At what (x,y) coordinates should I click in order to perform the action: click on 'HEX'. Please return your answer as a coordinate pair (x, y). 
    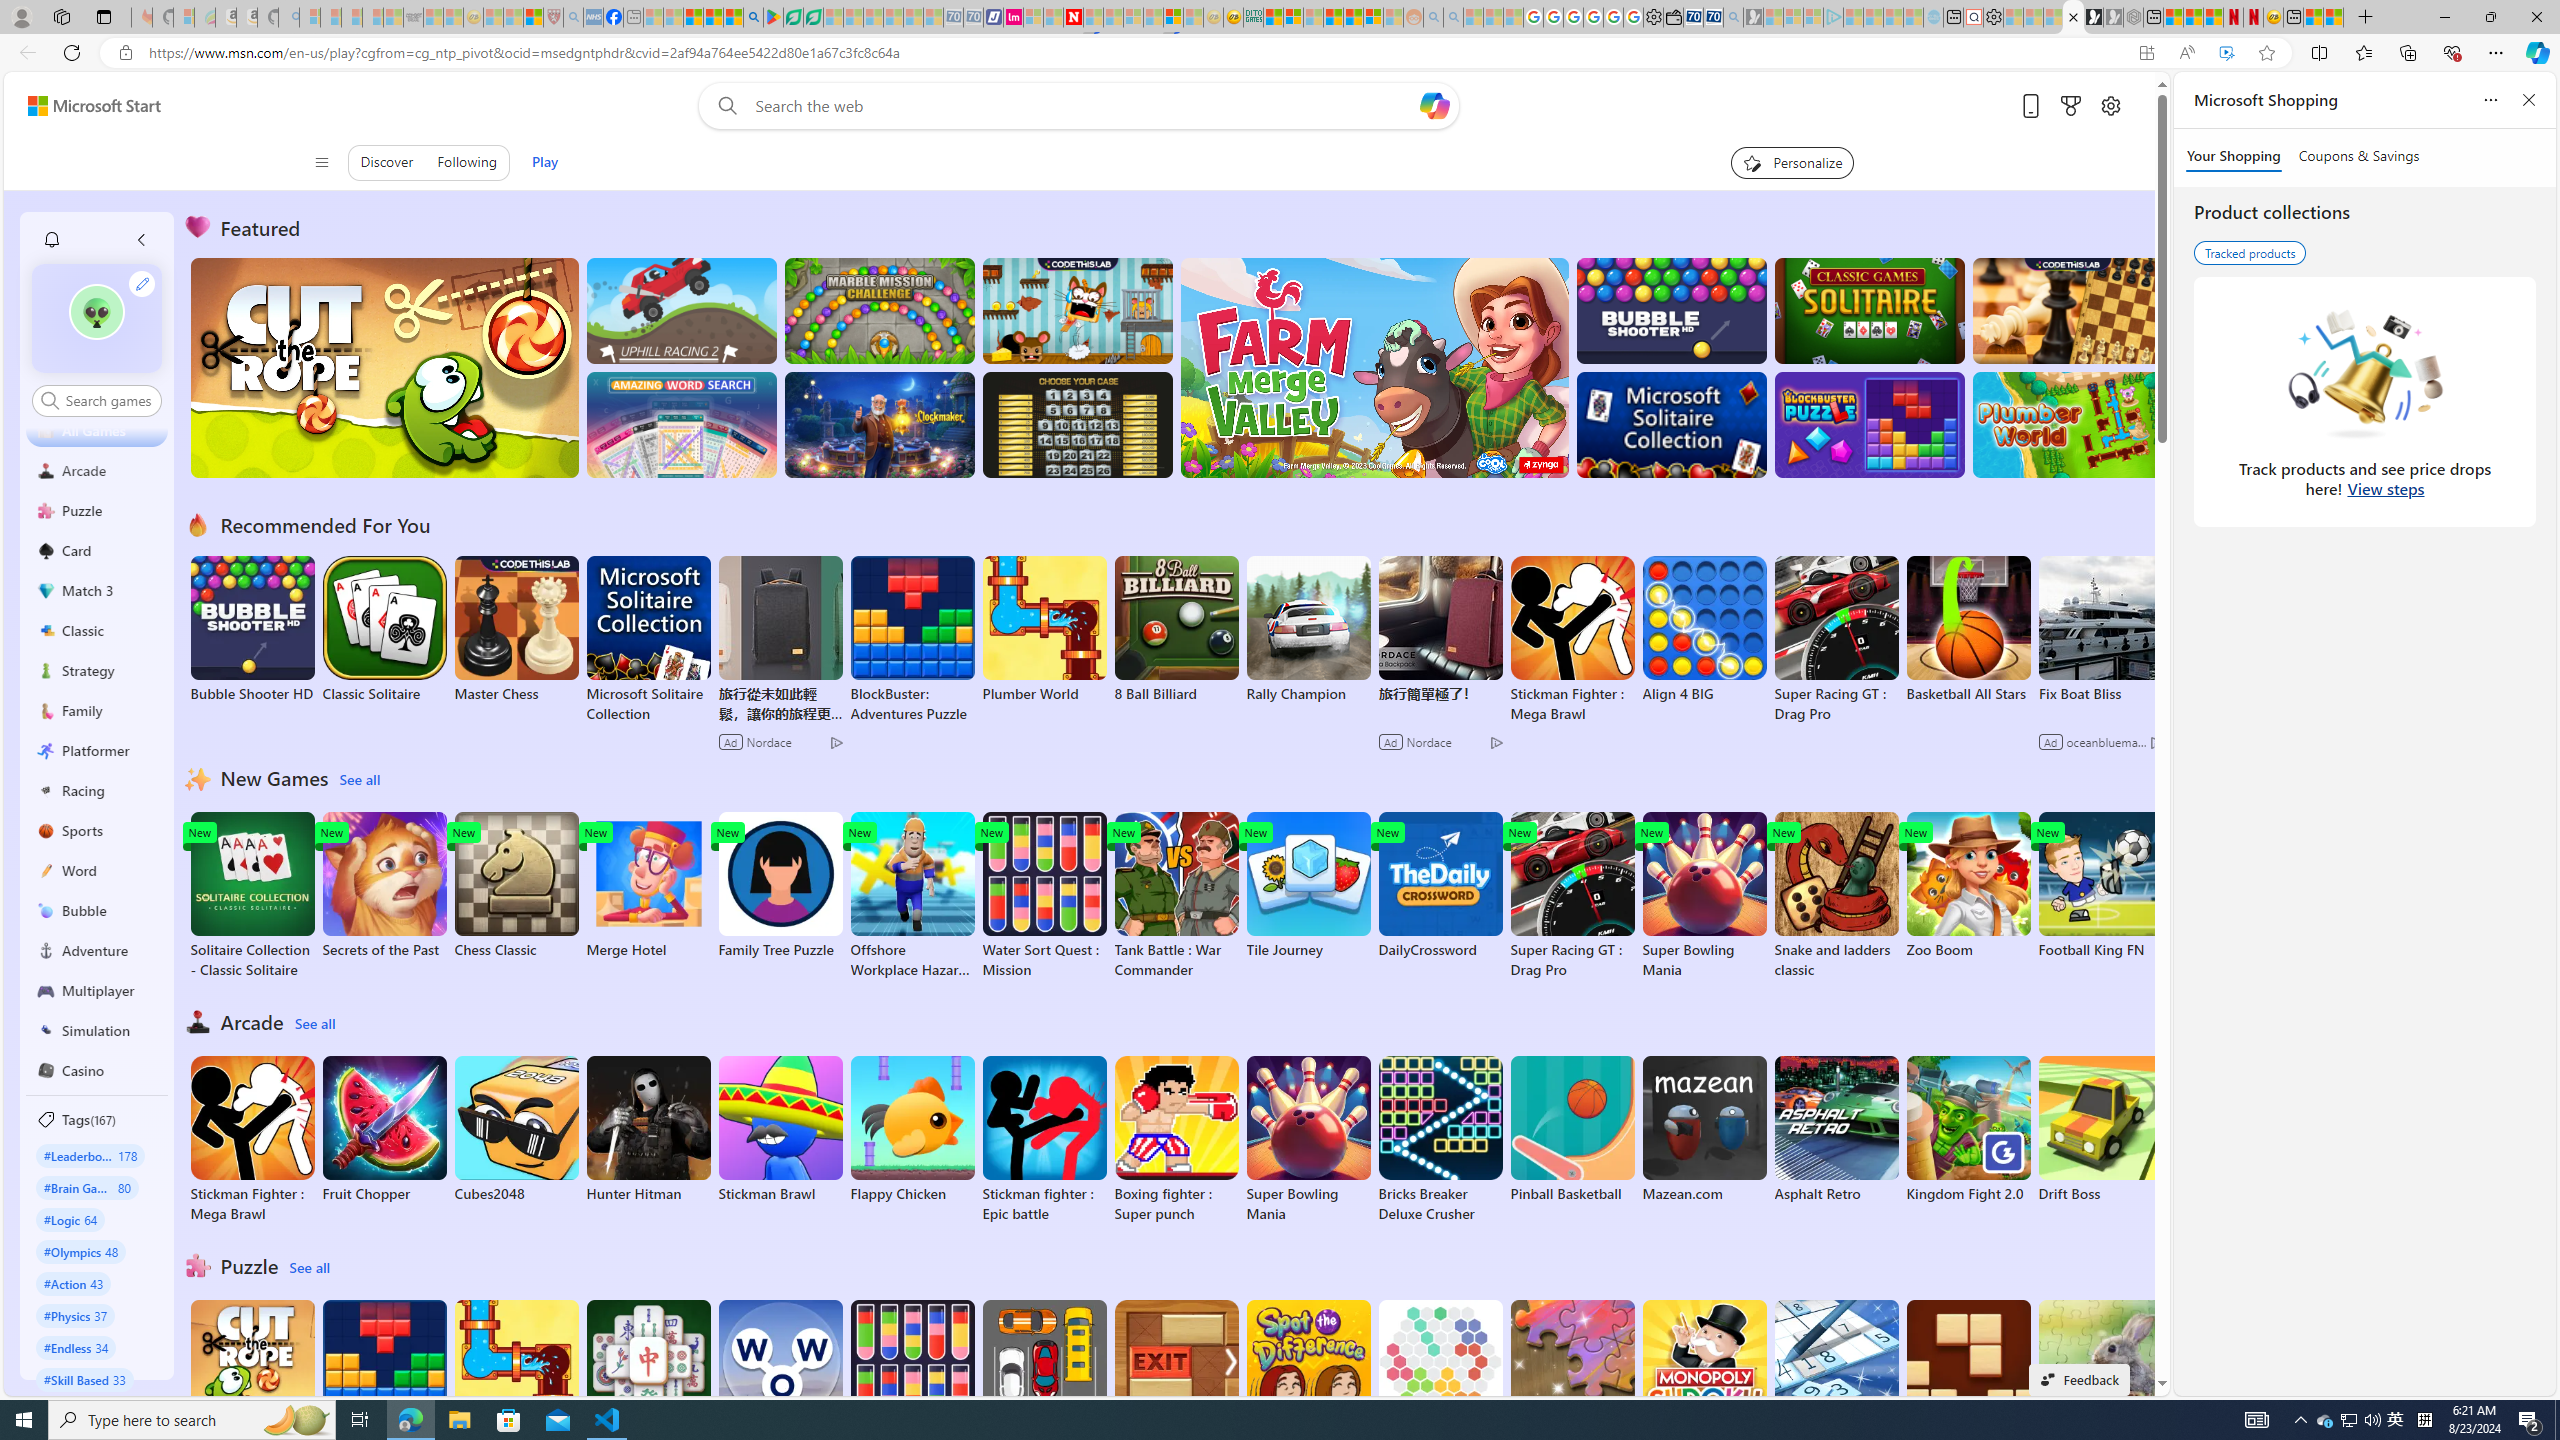
    Looking at the image, I should click on (1439, 1374).